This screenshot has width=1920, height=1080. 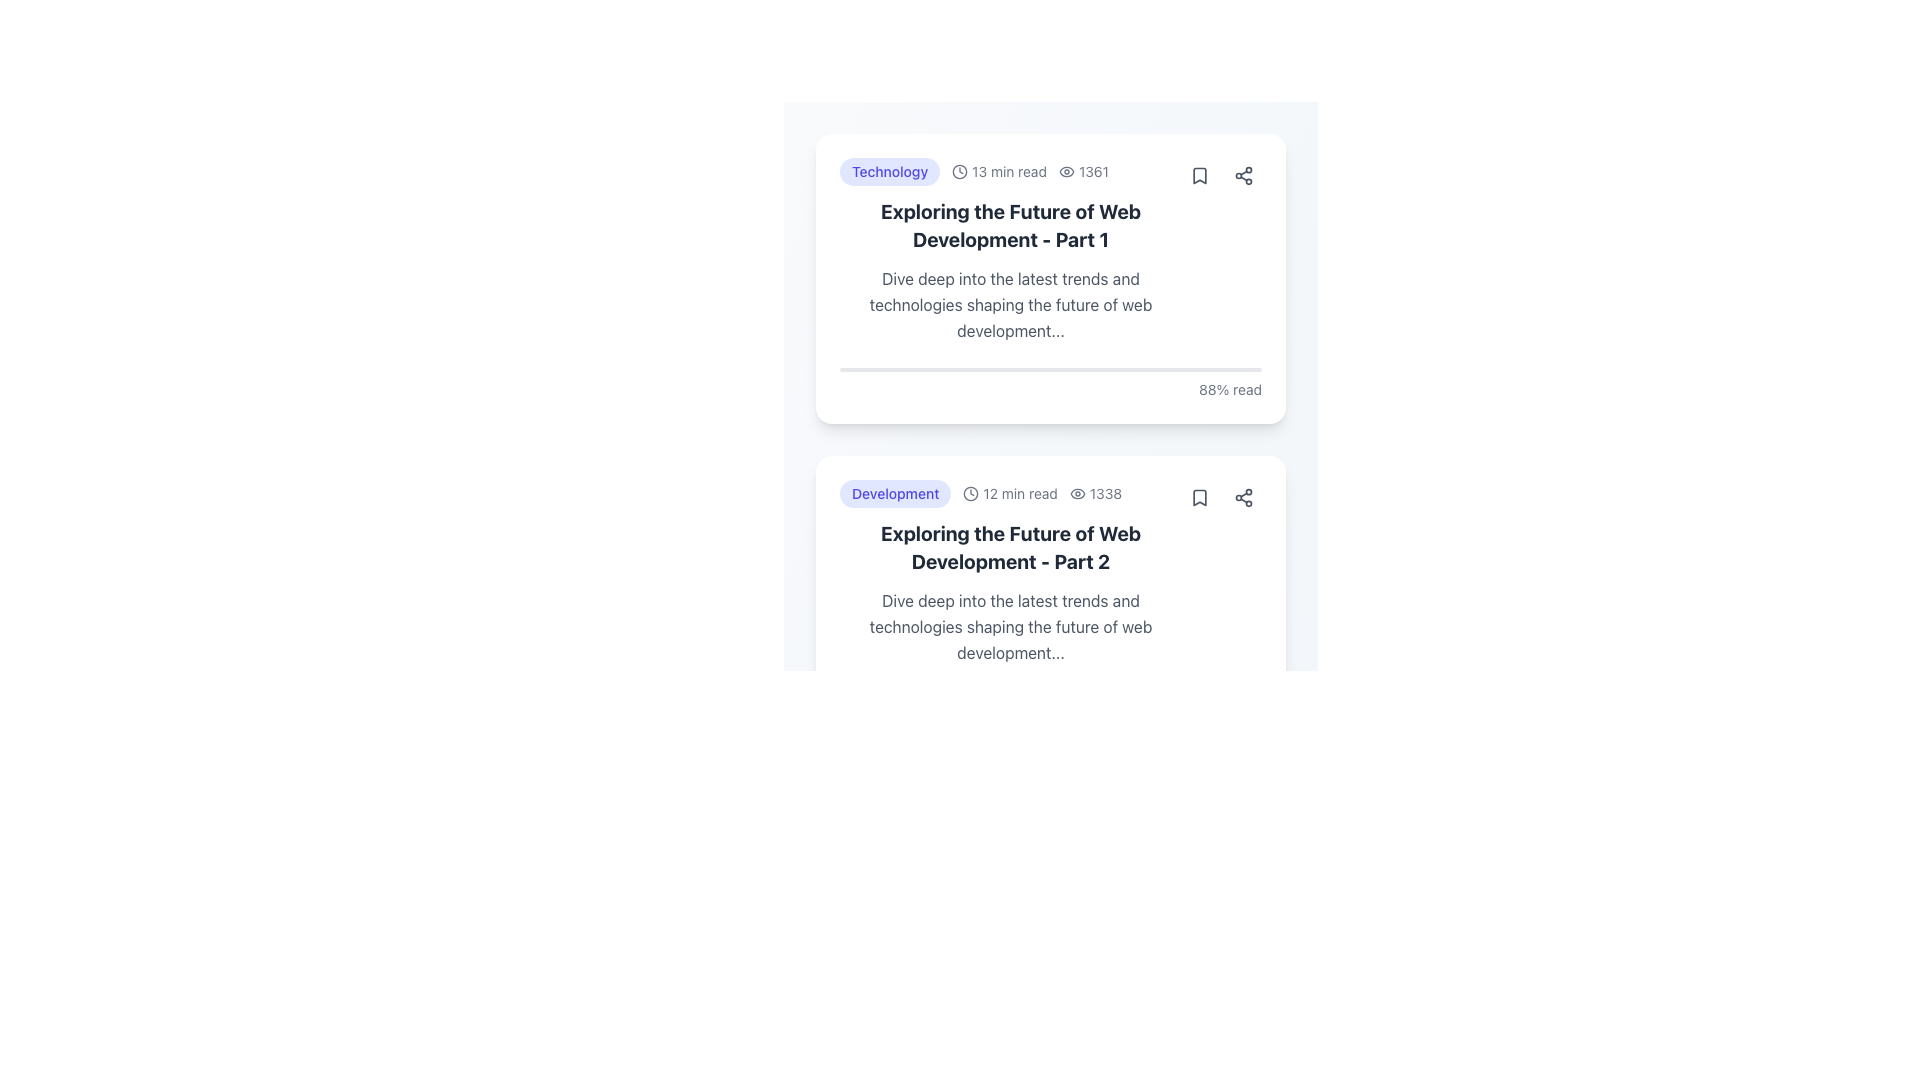 What do you see at coordinates (1050, 278) in the screenshot?
I see `the first informational card in the vertical grid layout` at bounding box center [1050, 278].